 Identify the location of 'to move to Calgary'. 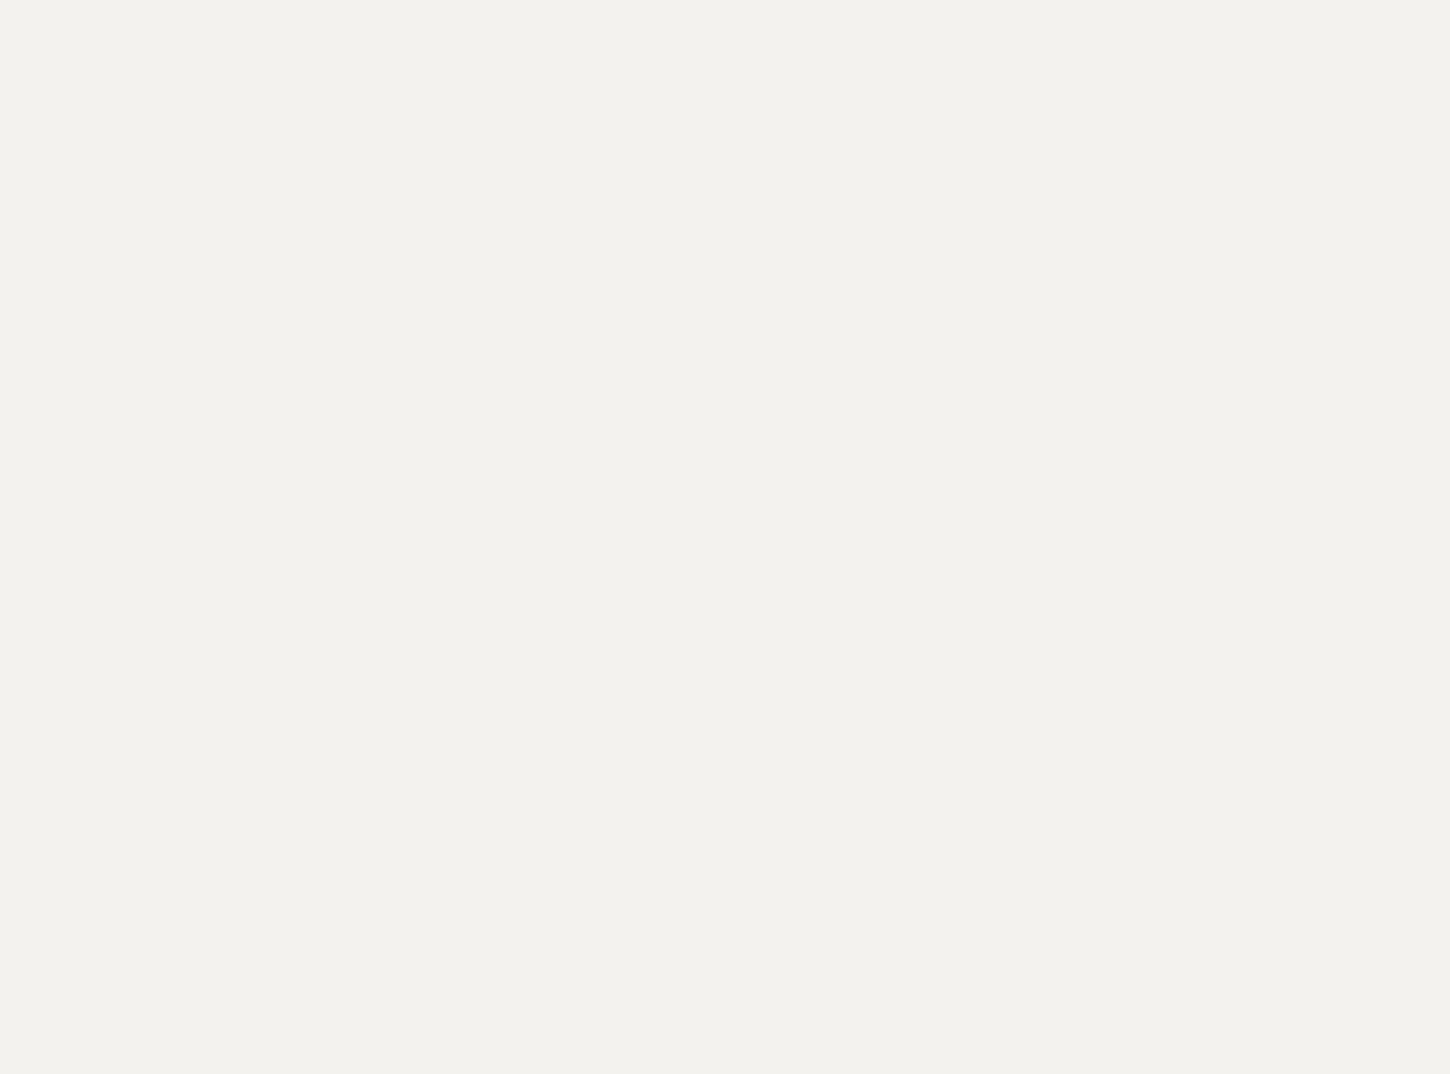
(658, 369).